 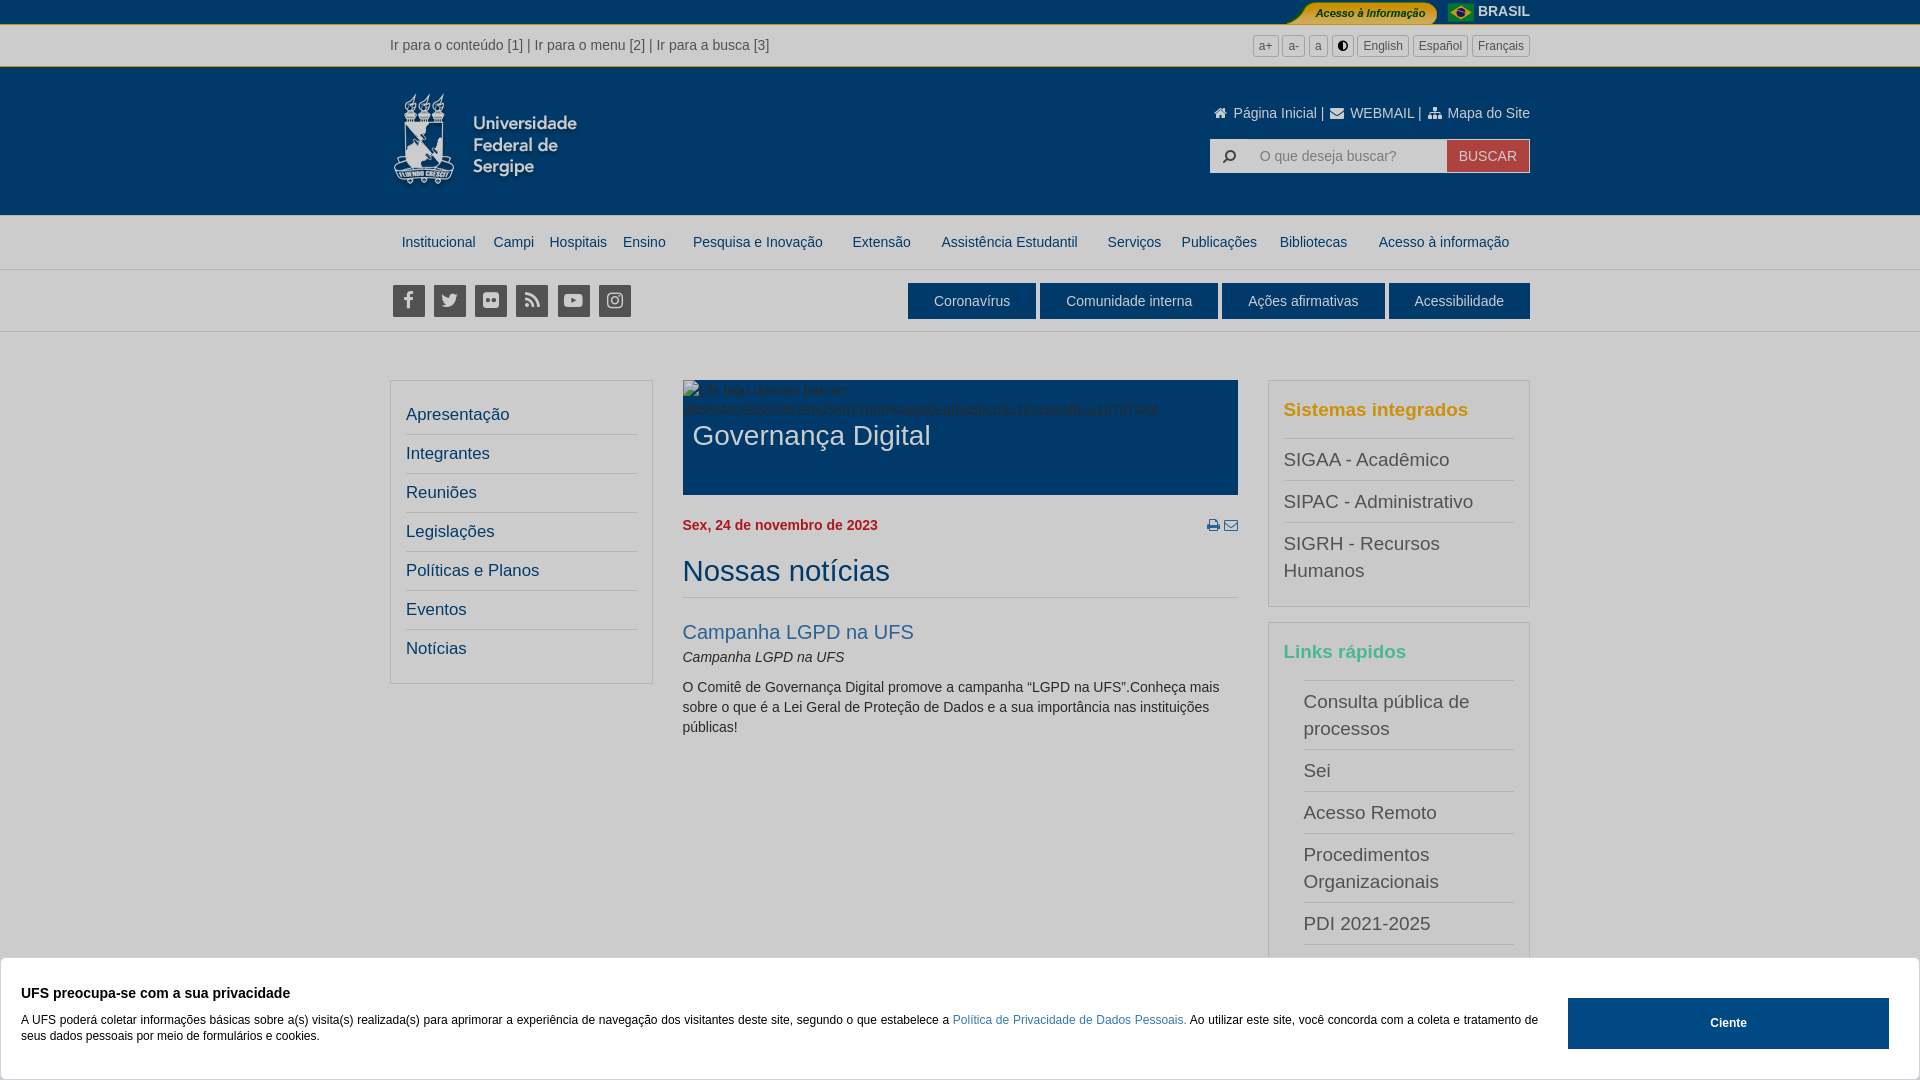 What do you see at coordinates (613, 300) in the screenshot?
I see `'Instagram'` at bounding box center [613, 300].